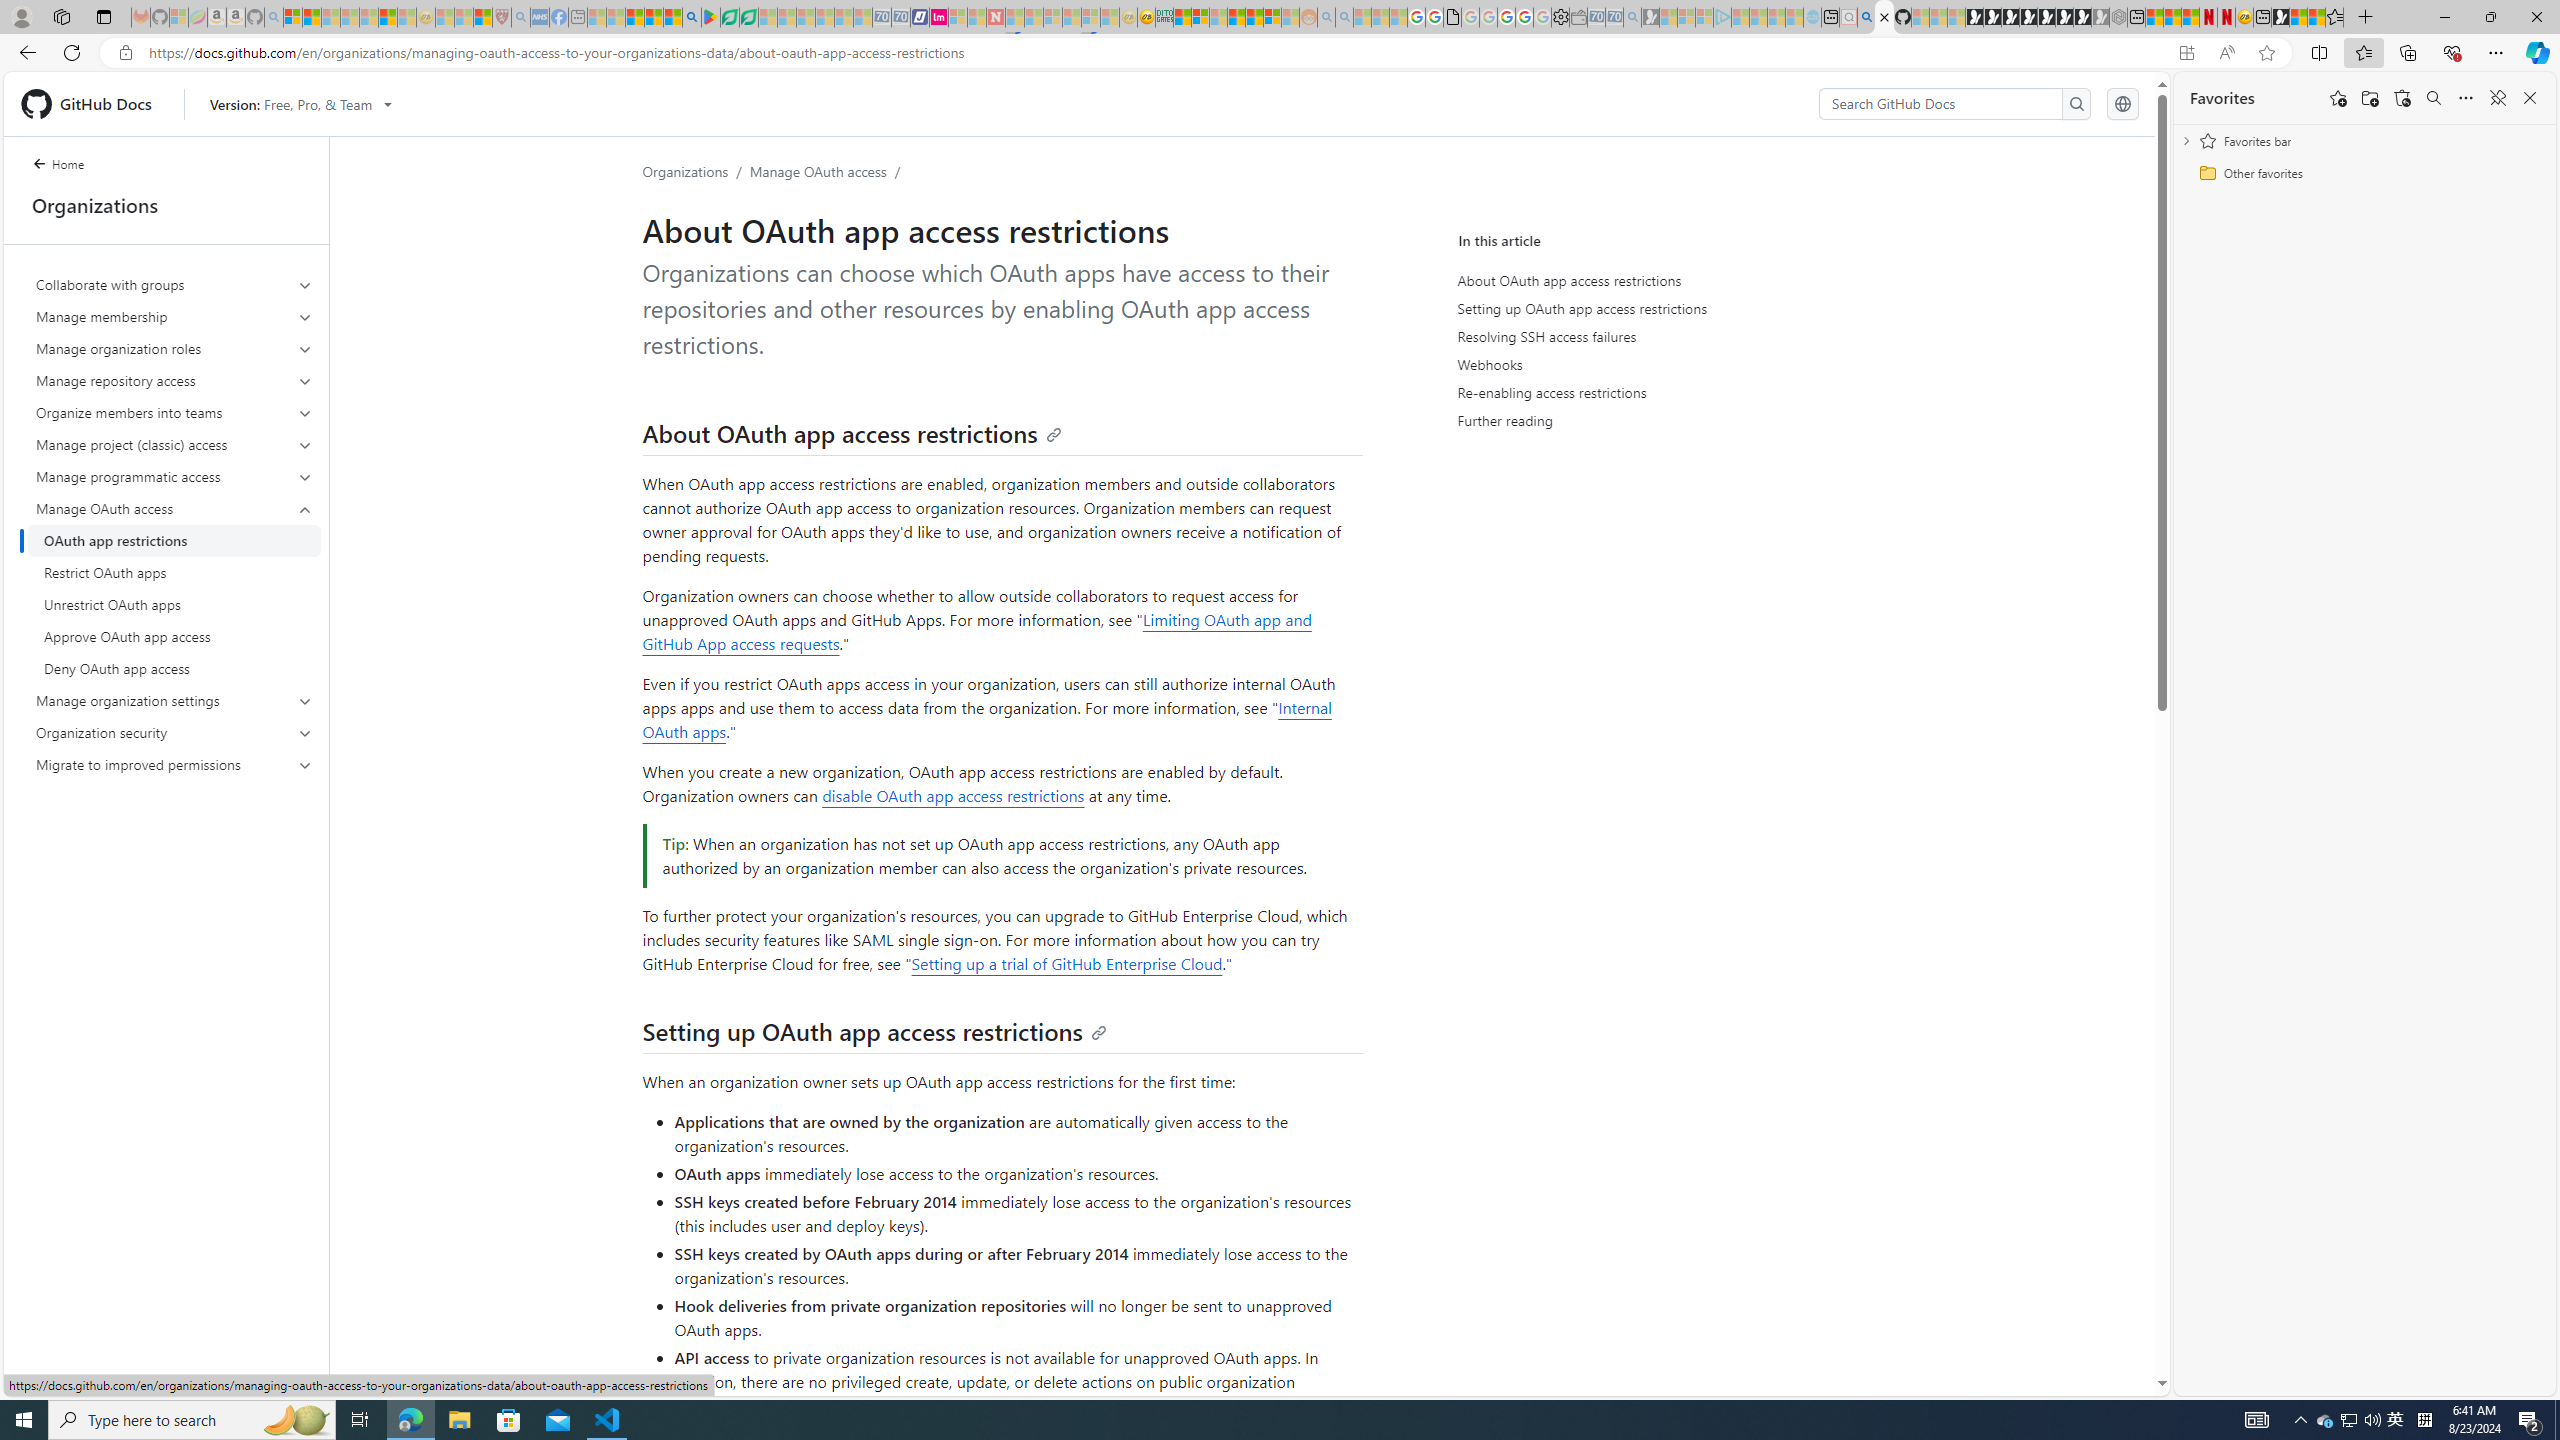  What do you see at coordinates (2185, 53) in the screenshot?
I see `'App available. Install GitHub Docs'` at bounding box center [2185, 53].